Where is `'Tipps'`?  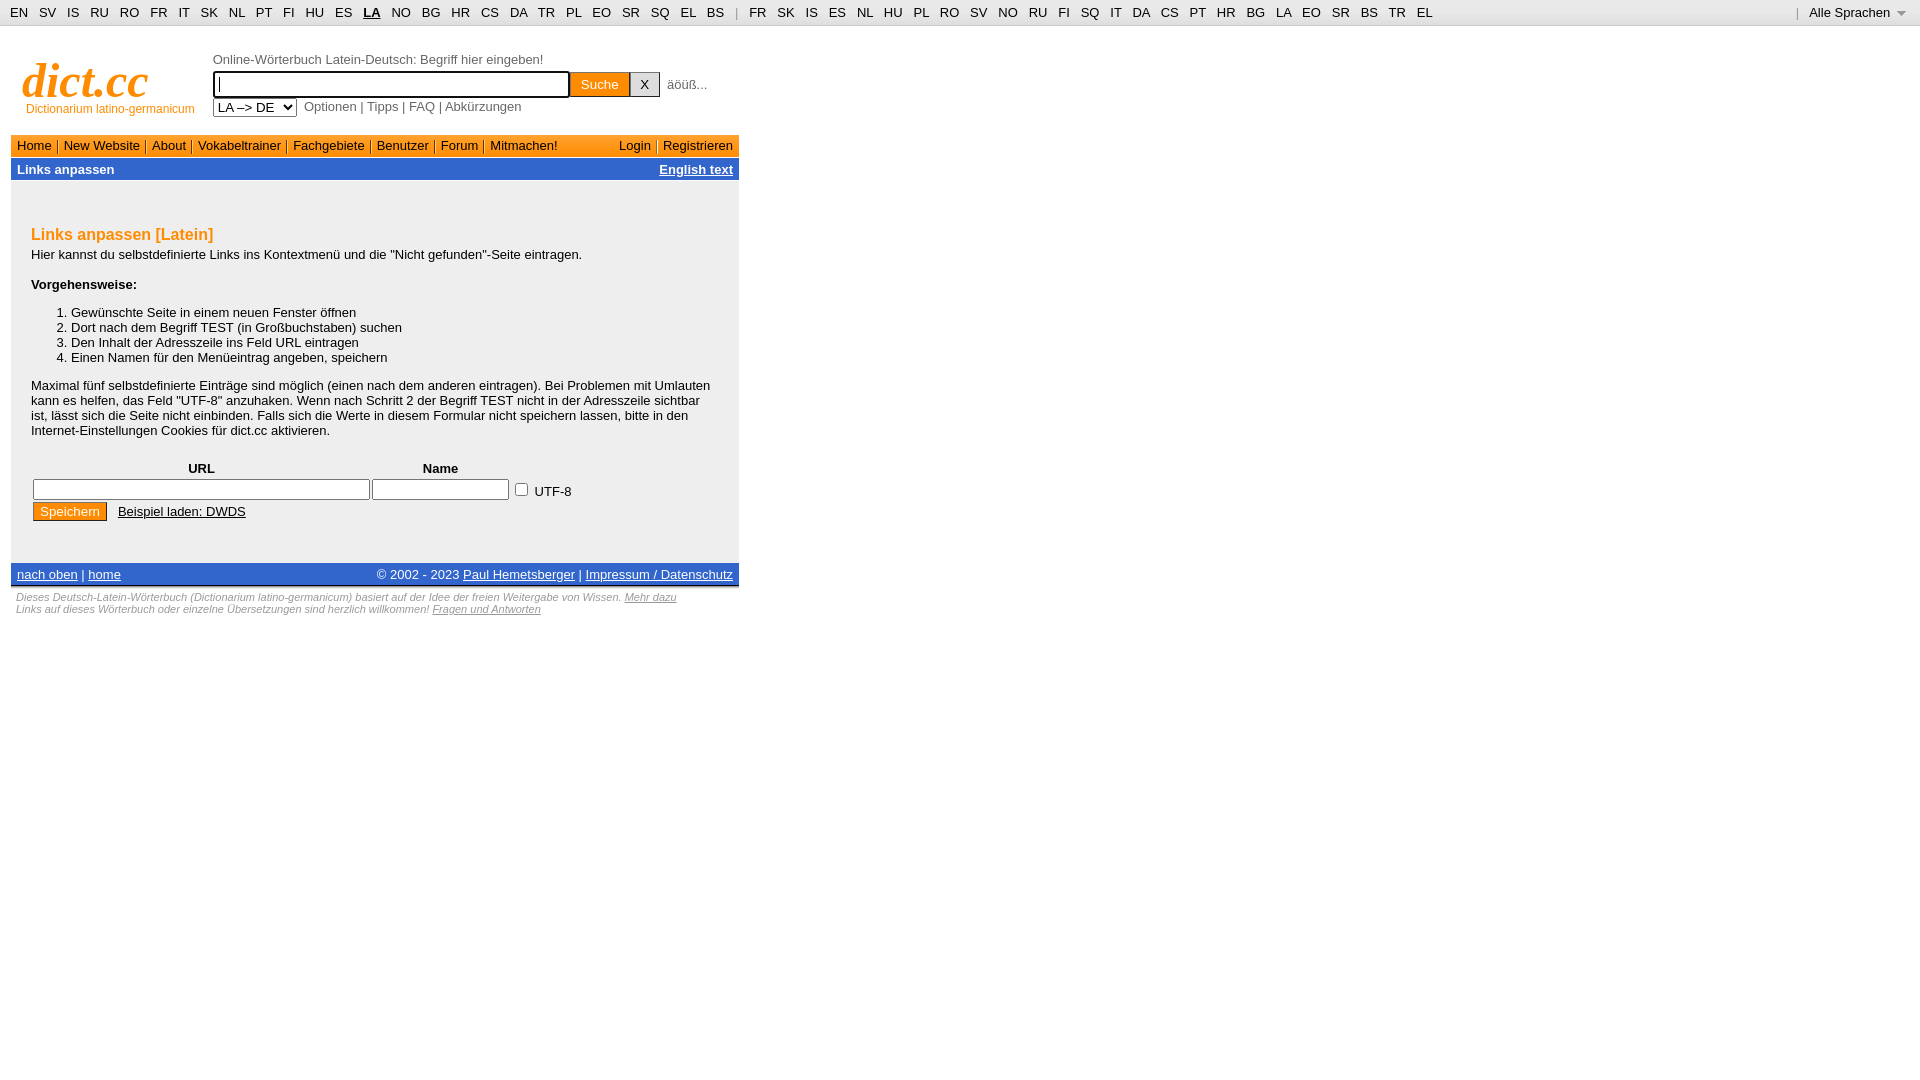
'Tipps' is located at coordinates (366, 106).